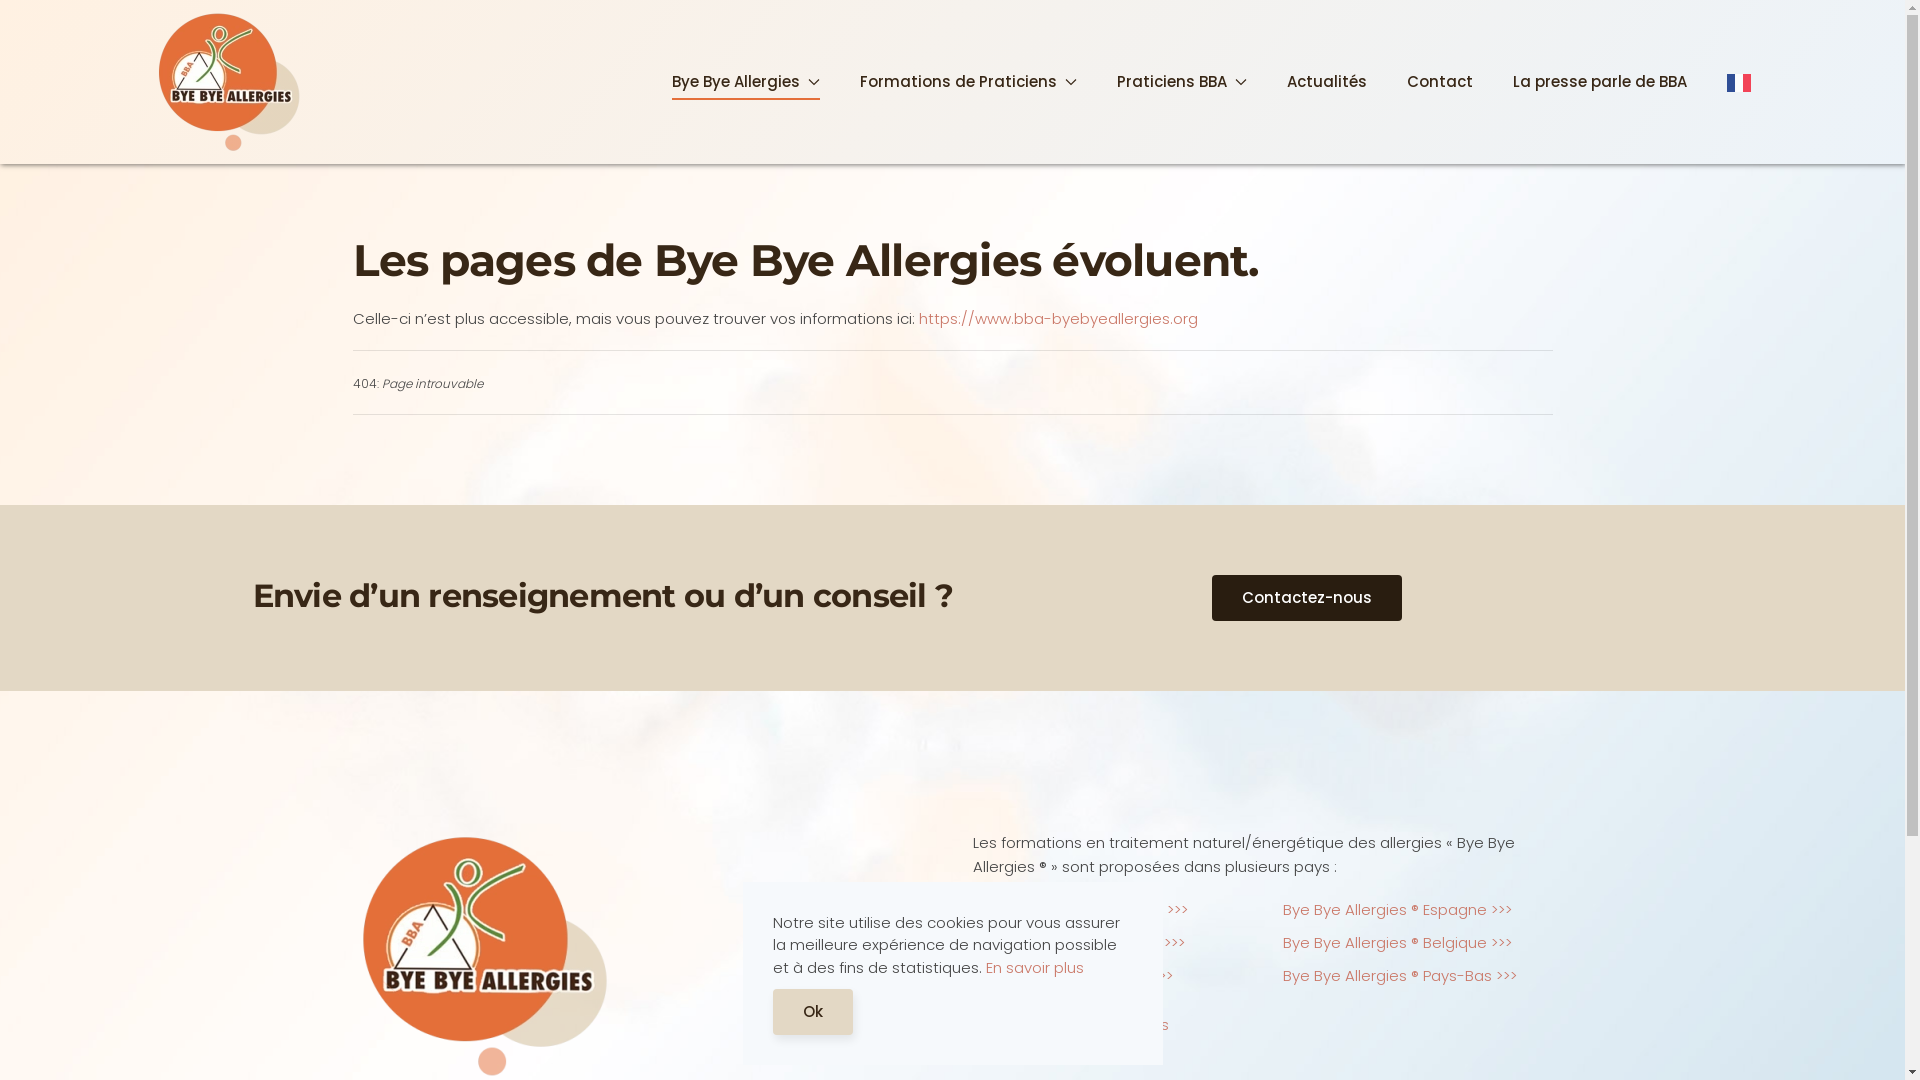  What do you see at coordinates (744, 80) in the screenshot?
I see `'Bye Bye Allergies'` at bounding box center [744, 80].